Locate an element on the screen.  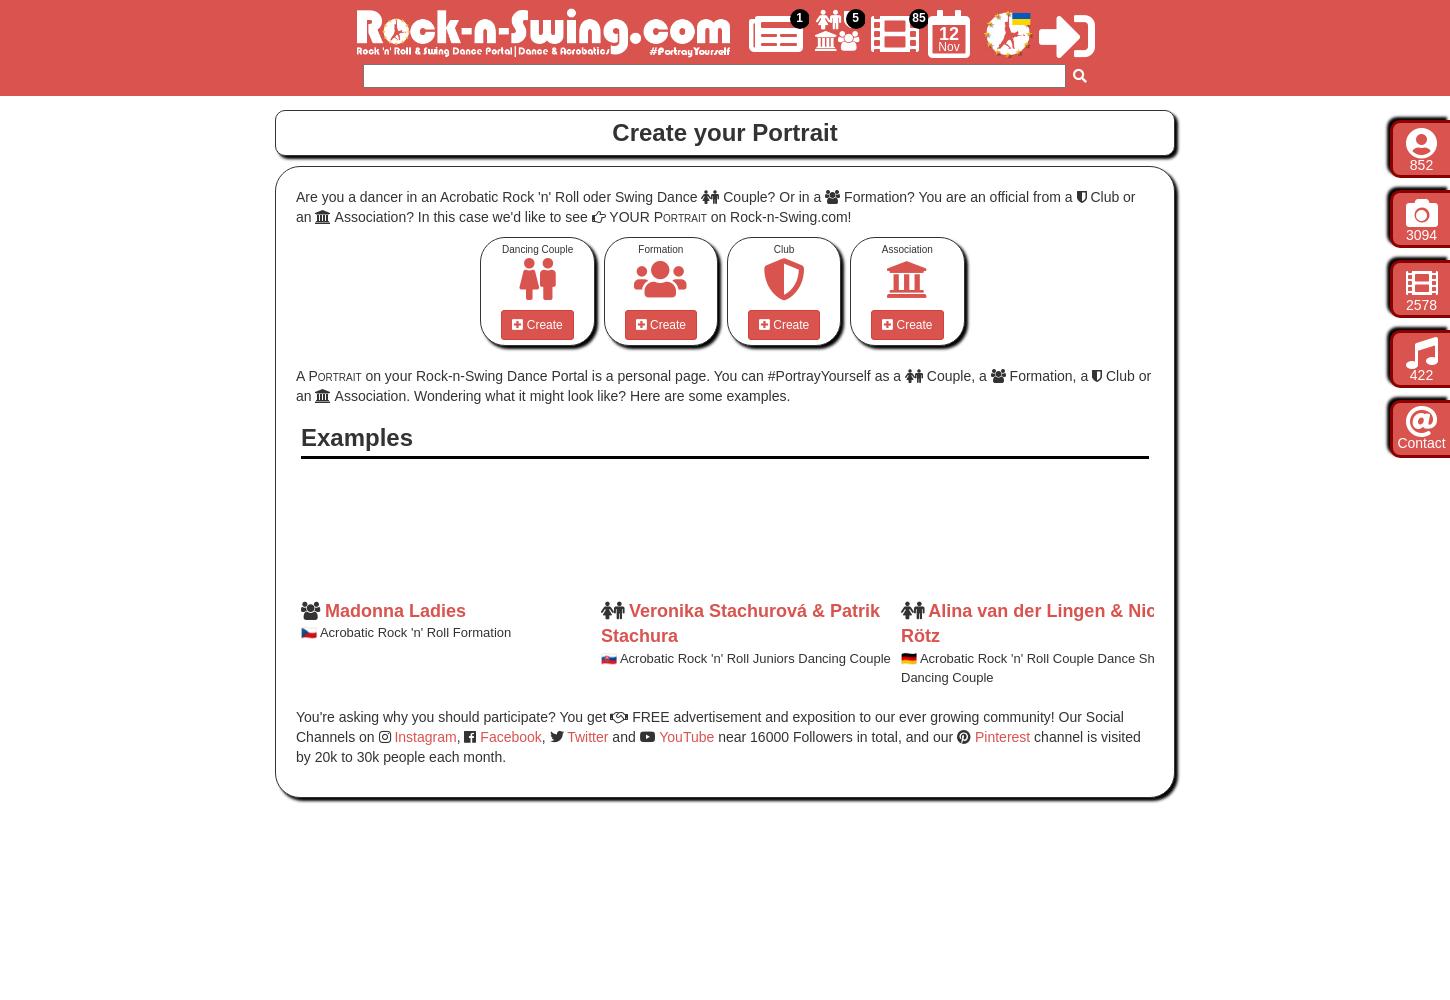
'Formation? You are an official from a' is located at coordinates (957, 196).